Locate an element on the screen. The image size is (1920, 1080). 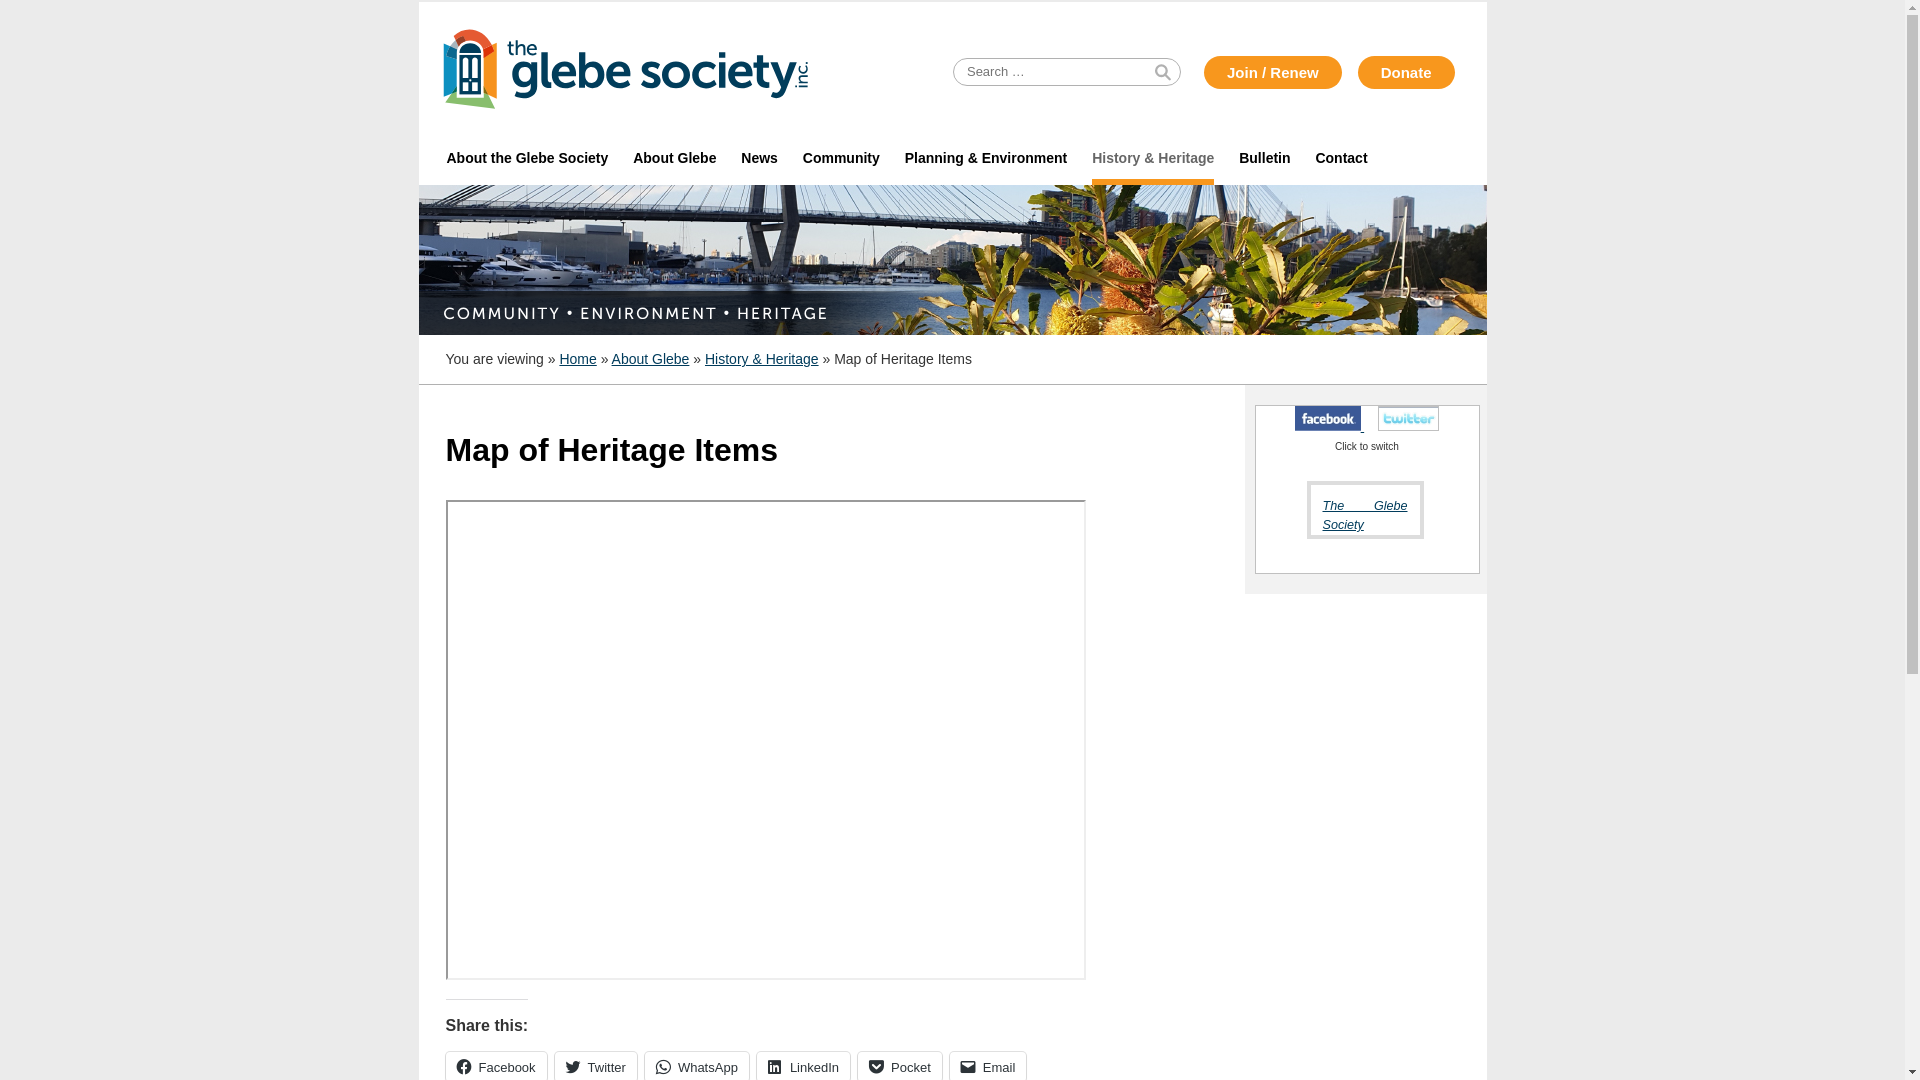
'News' is located at coordinates (758, 157).